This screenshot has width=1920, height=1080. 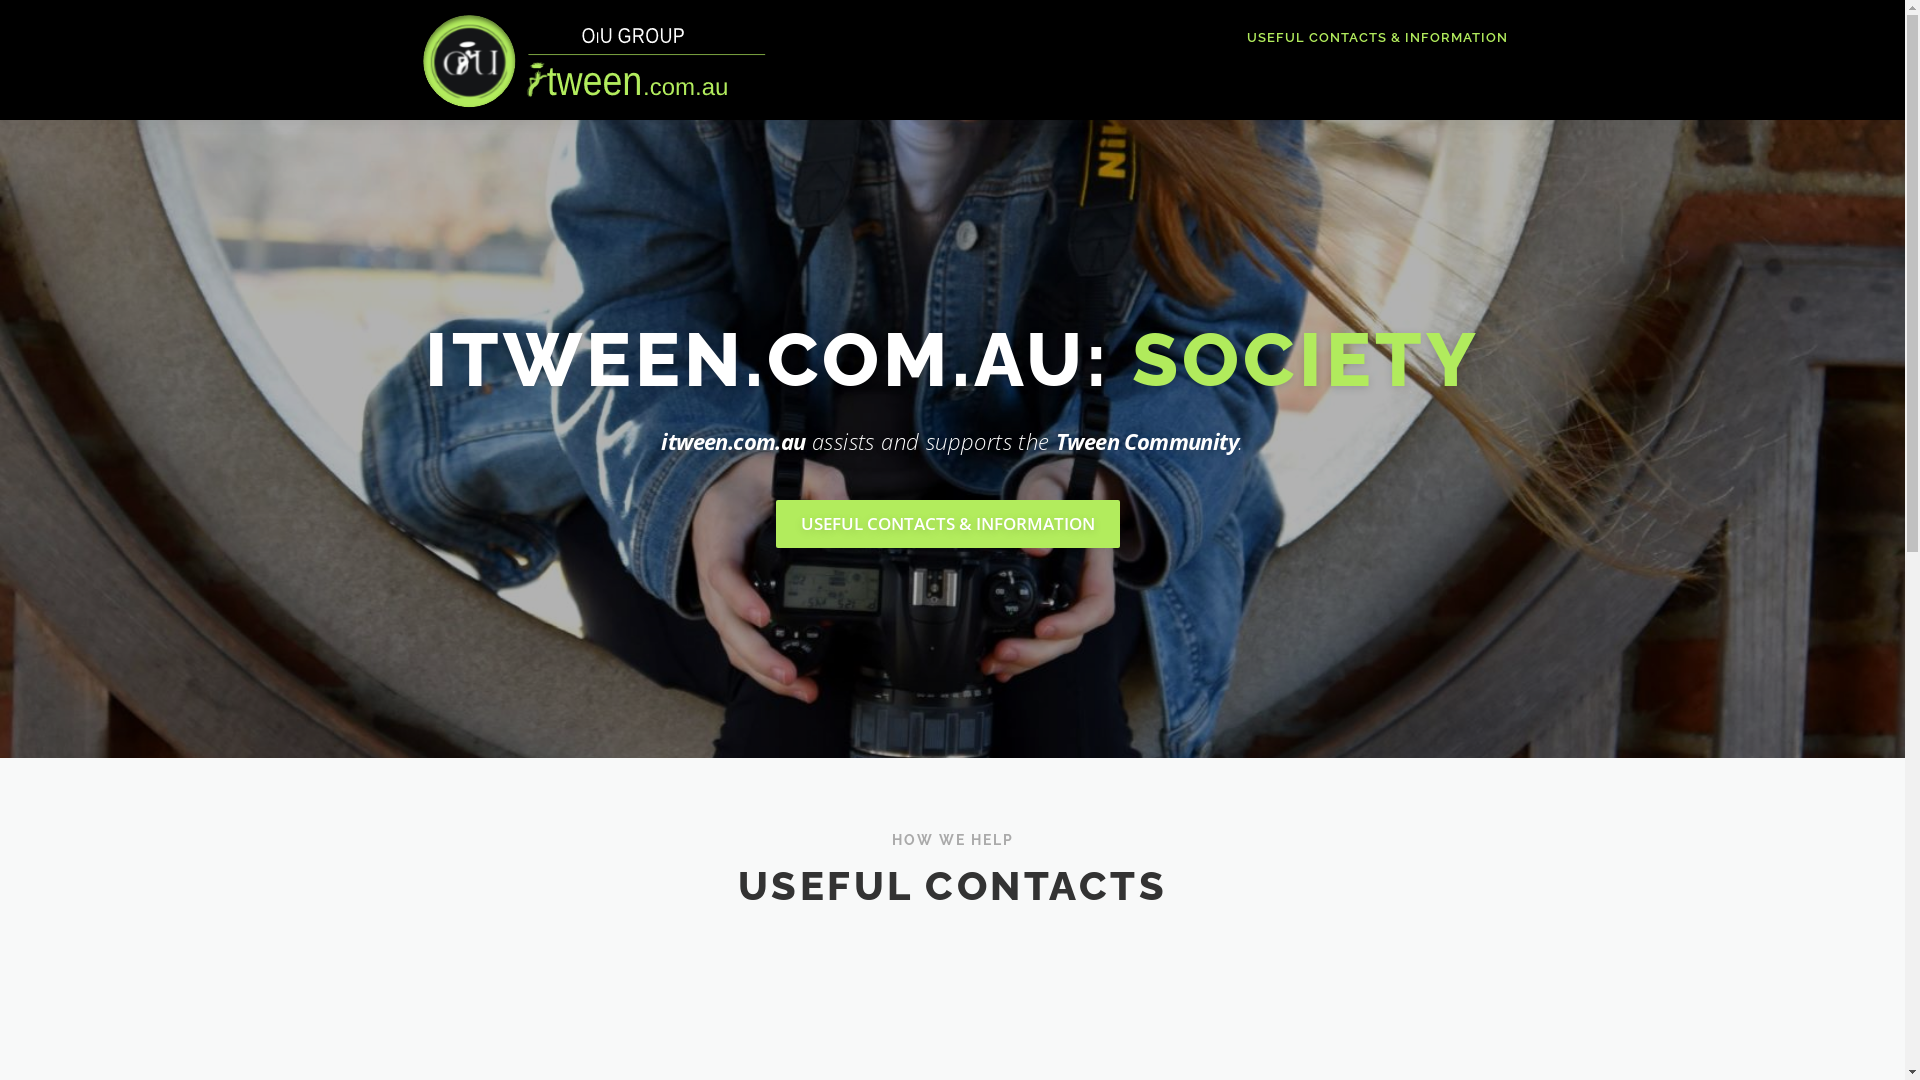 What do you see at coordinates (947, 522) in the screenshot?
I see `'USEFUL CONTACTS & INFORMATION'` at bounding box center [947, 522].